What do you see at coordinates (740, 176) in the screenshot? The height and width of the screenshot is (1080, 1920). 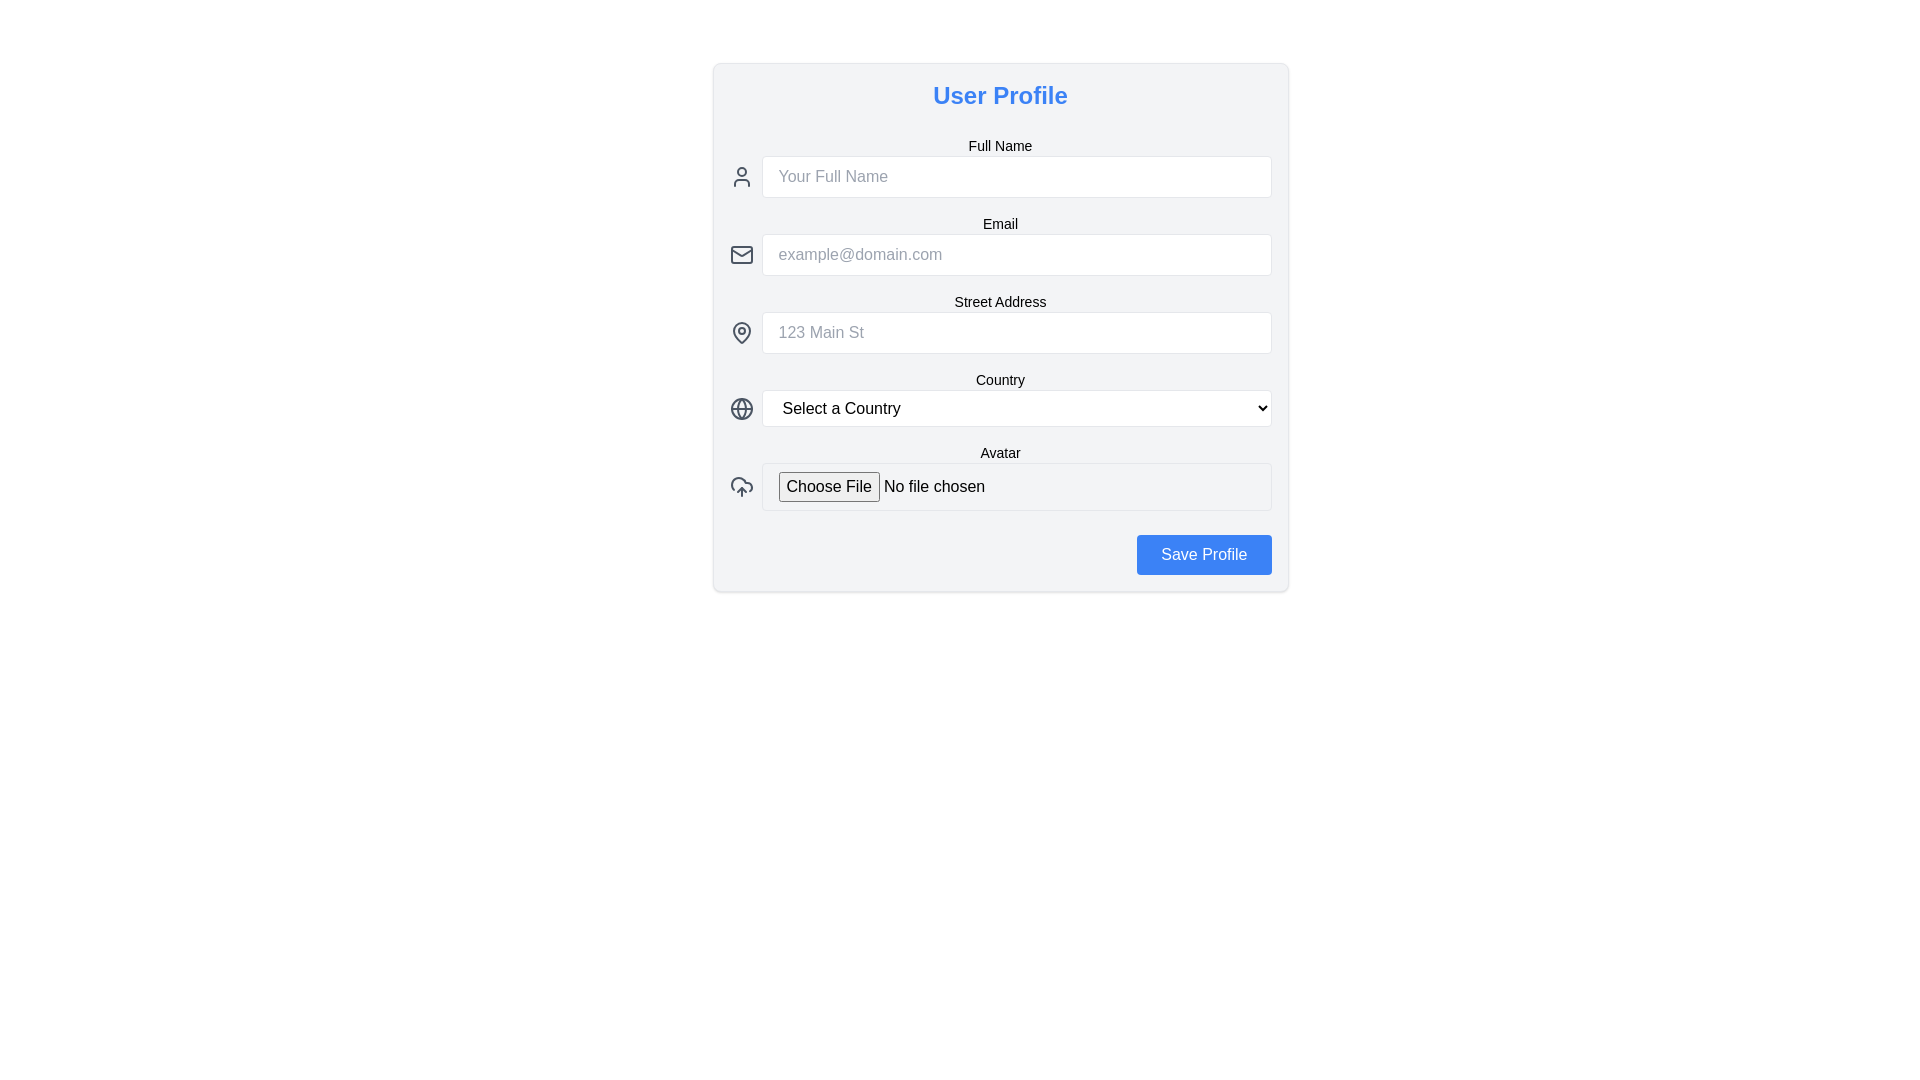 I see `the user avatar icon, which is a minimalistic SVG graphic consisting of a circle for the head and a semi-oval for the shoulders, located to the left of the 'Your Full Name' input field` at bounding box center [740, 176].